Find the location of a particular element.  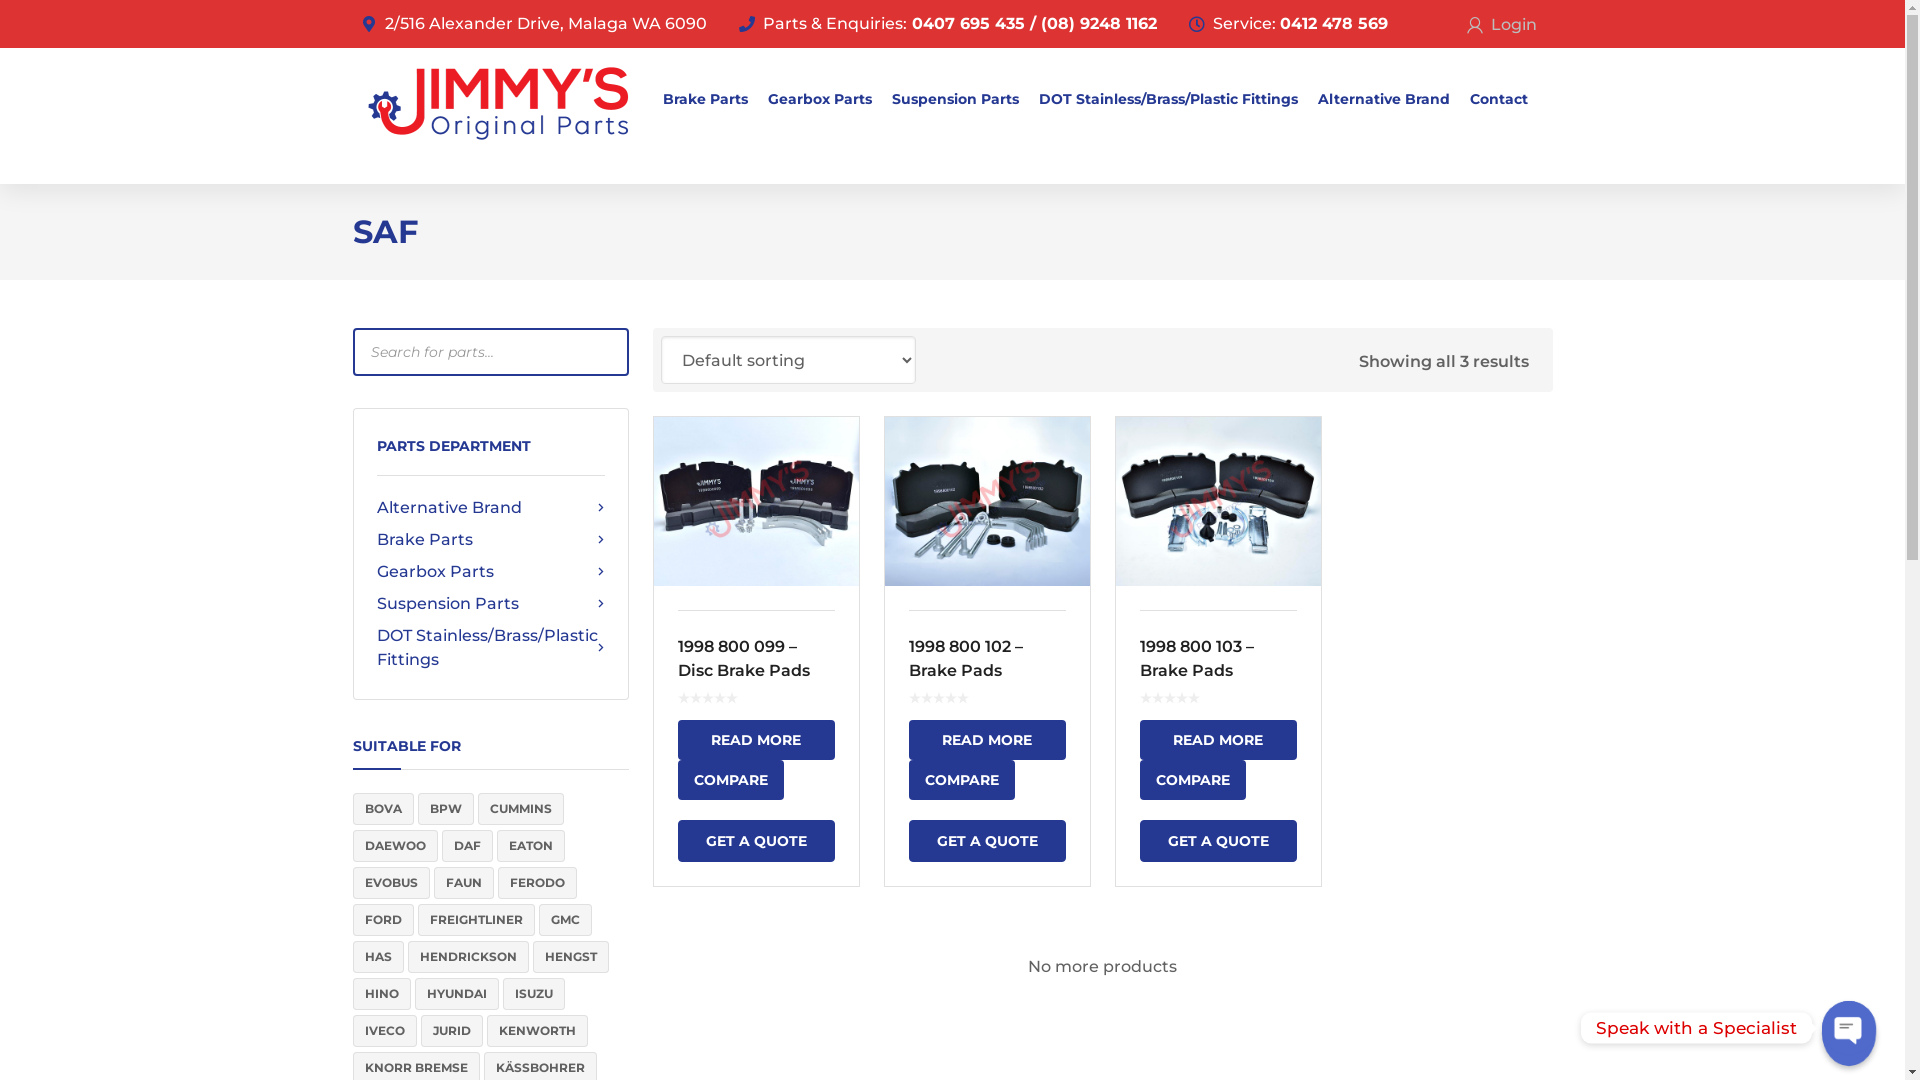

'Alternative Brand' is located at coordinates (489, 507).